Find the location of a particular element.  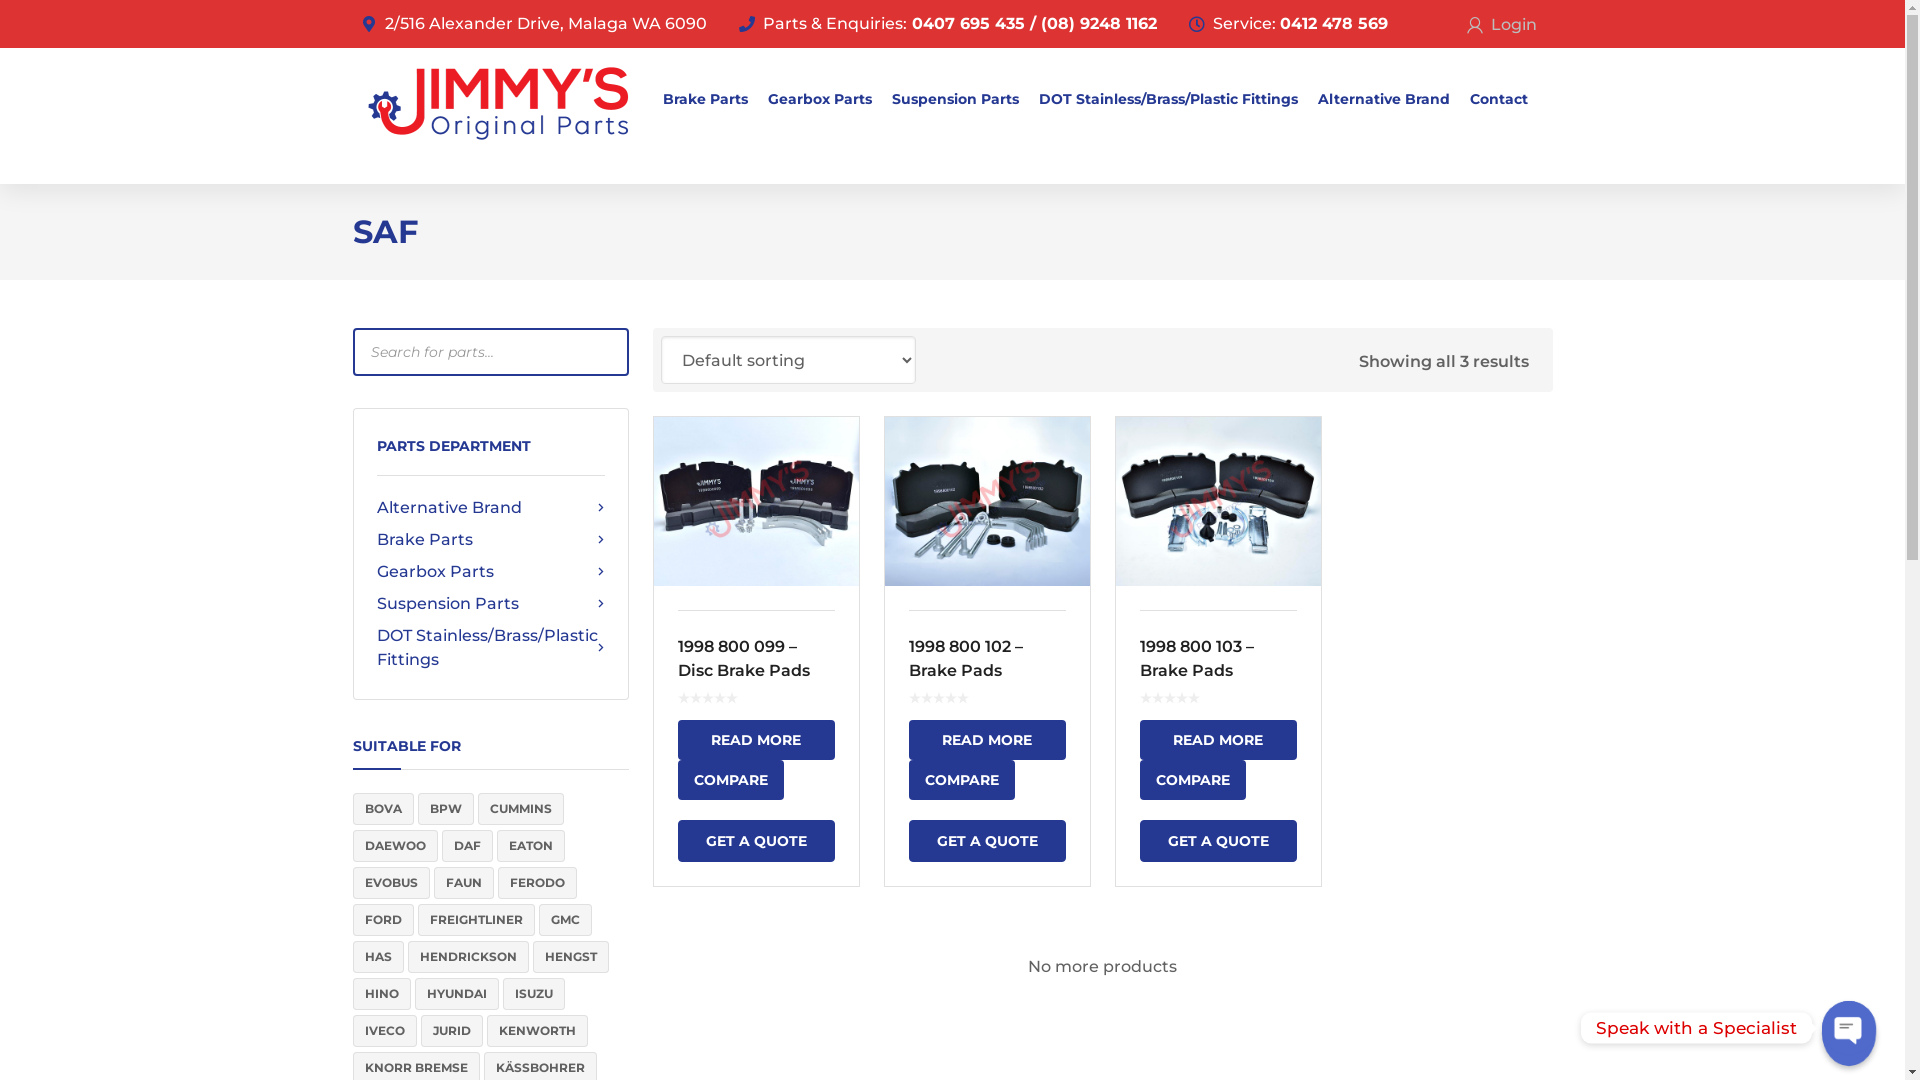

'Alternative Brand' is located at coordinates (489, 507).